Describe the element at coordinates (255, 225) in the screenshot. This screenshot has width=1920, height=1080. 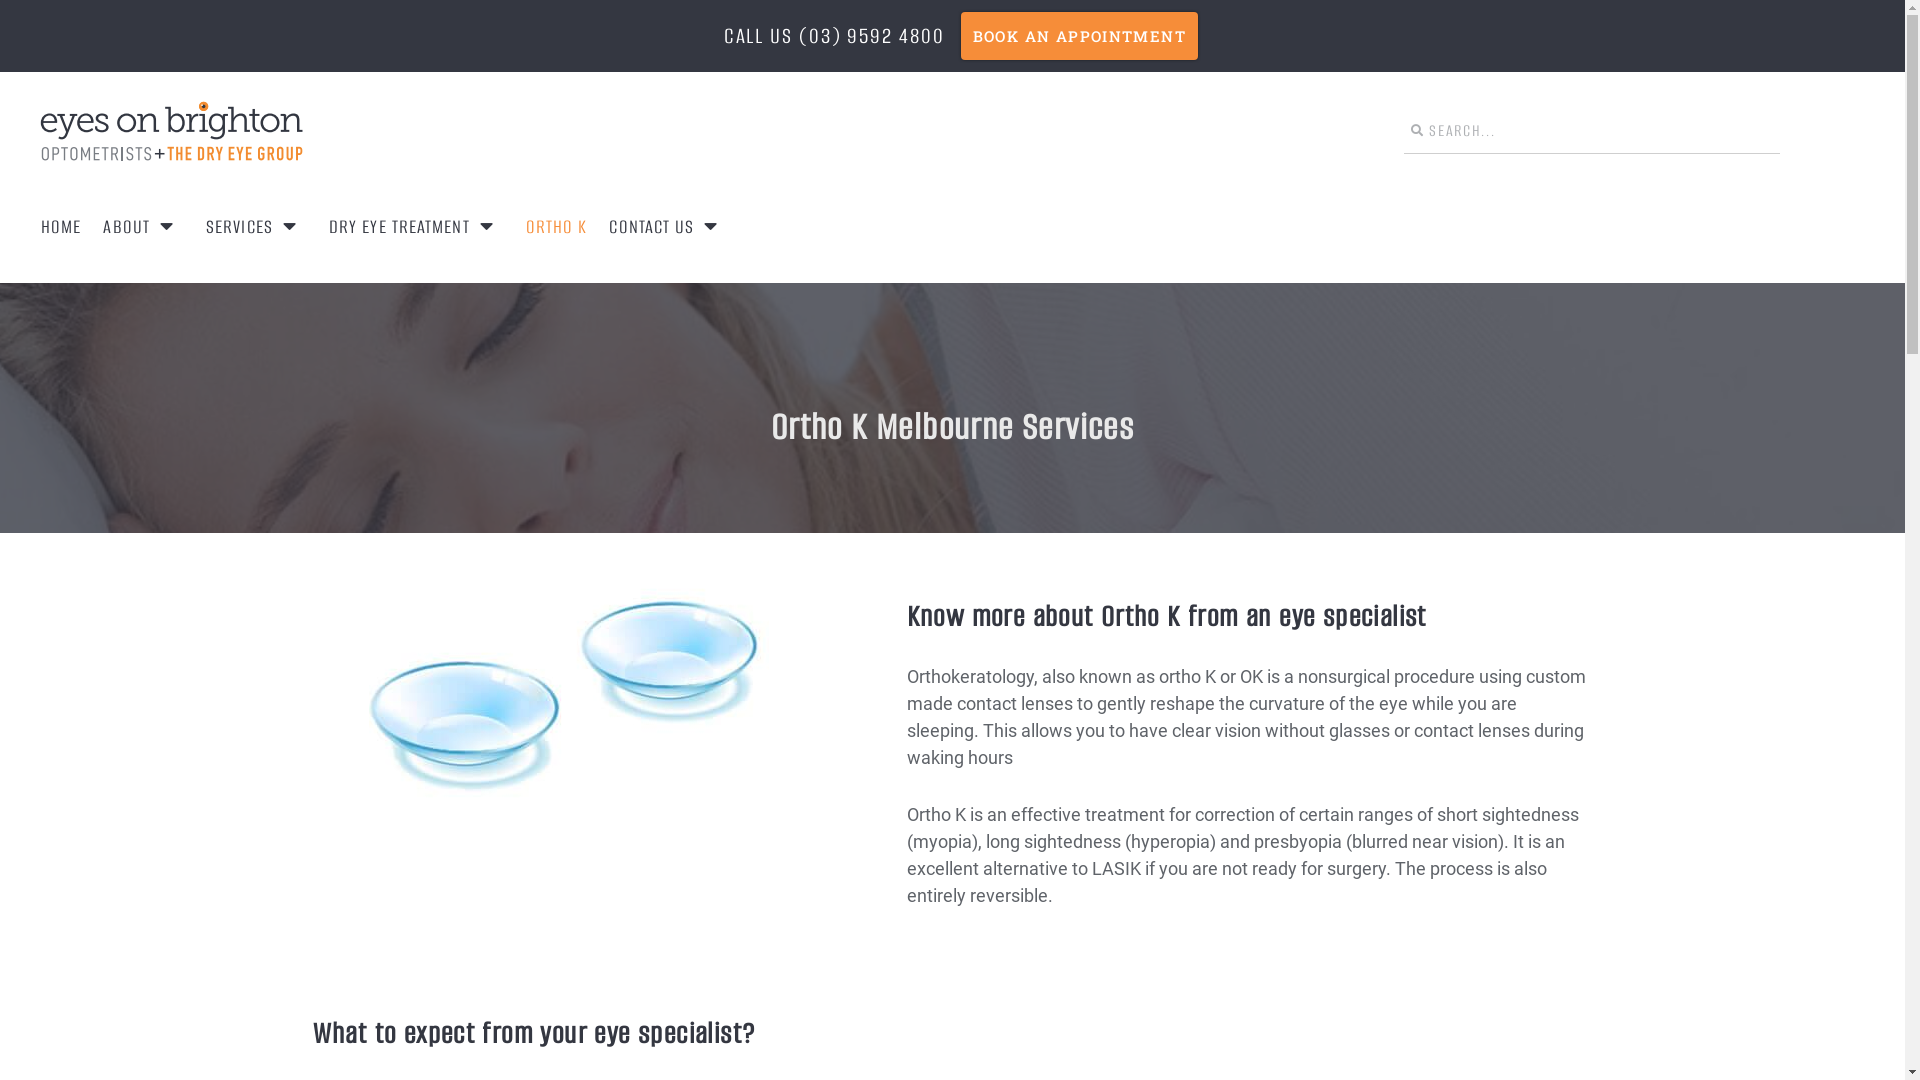
I see `'SERVICES'` at that location.